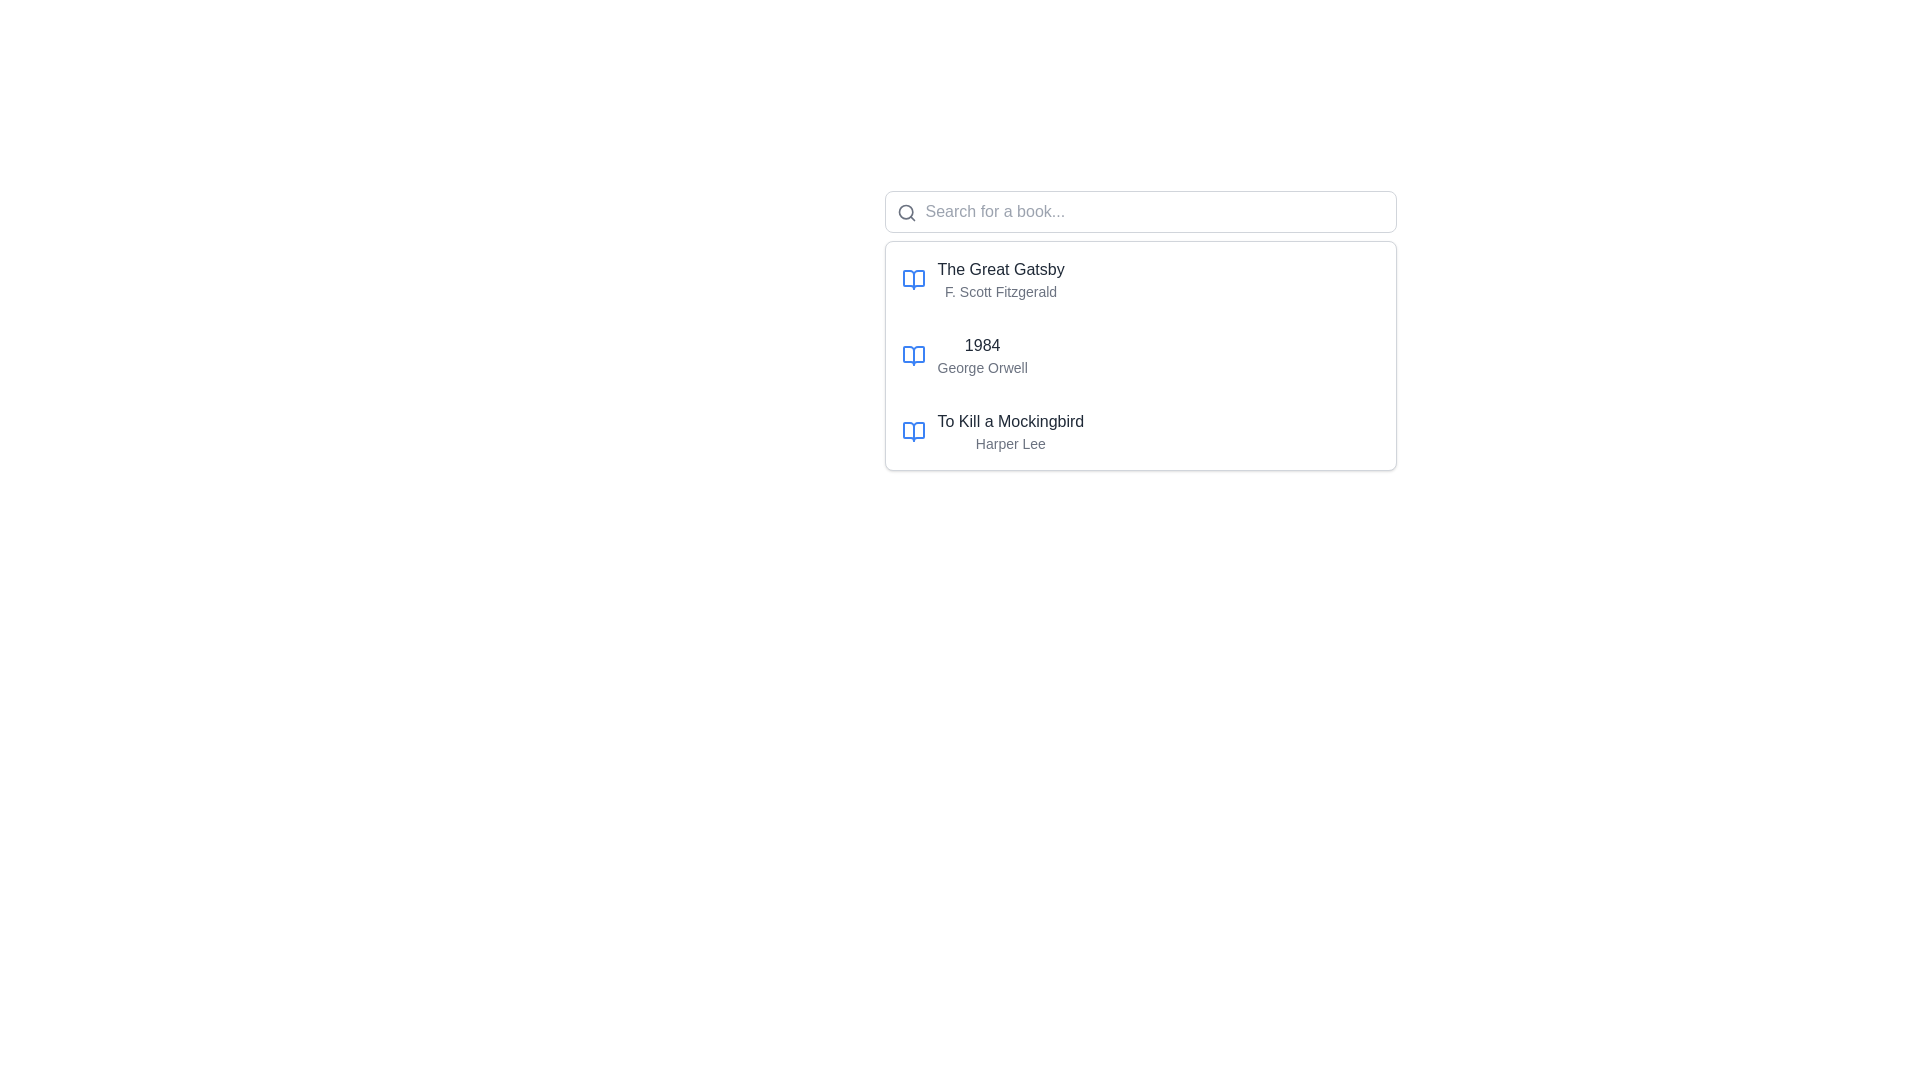 The height and width of the screenshot is (1080, 1920). What do you see at coordinates (1010, 431) in the screenshot?
I see `the text block containing 'To Kill a Mockingbird' and 'Harper Lee', which is the third list item in a vertical list` at bounding box center [1010, 431].